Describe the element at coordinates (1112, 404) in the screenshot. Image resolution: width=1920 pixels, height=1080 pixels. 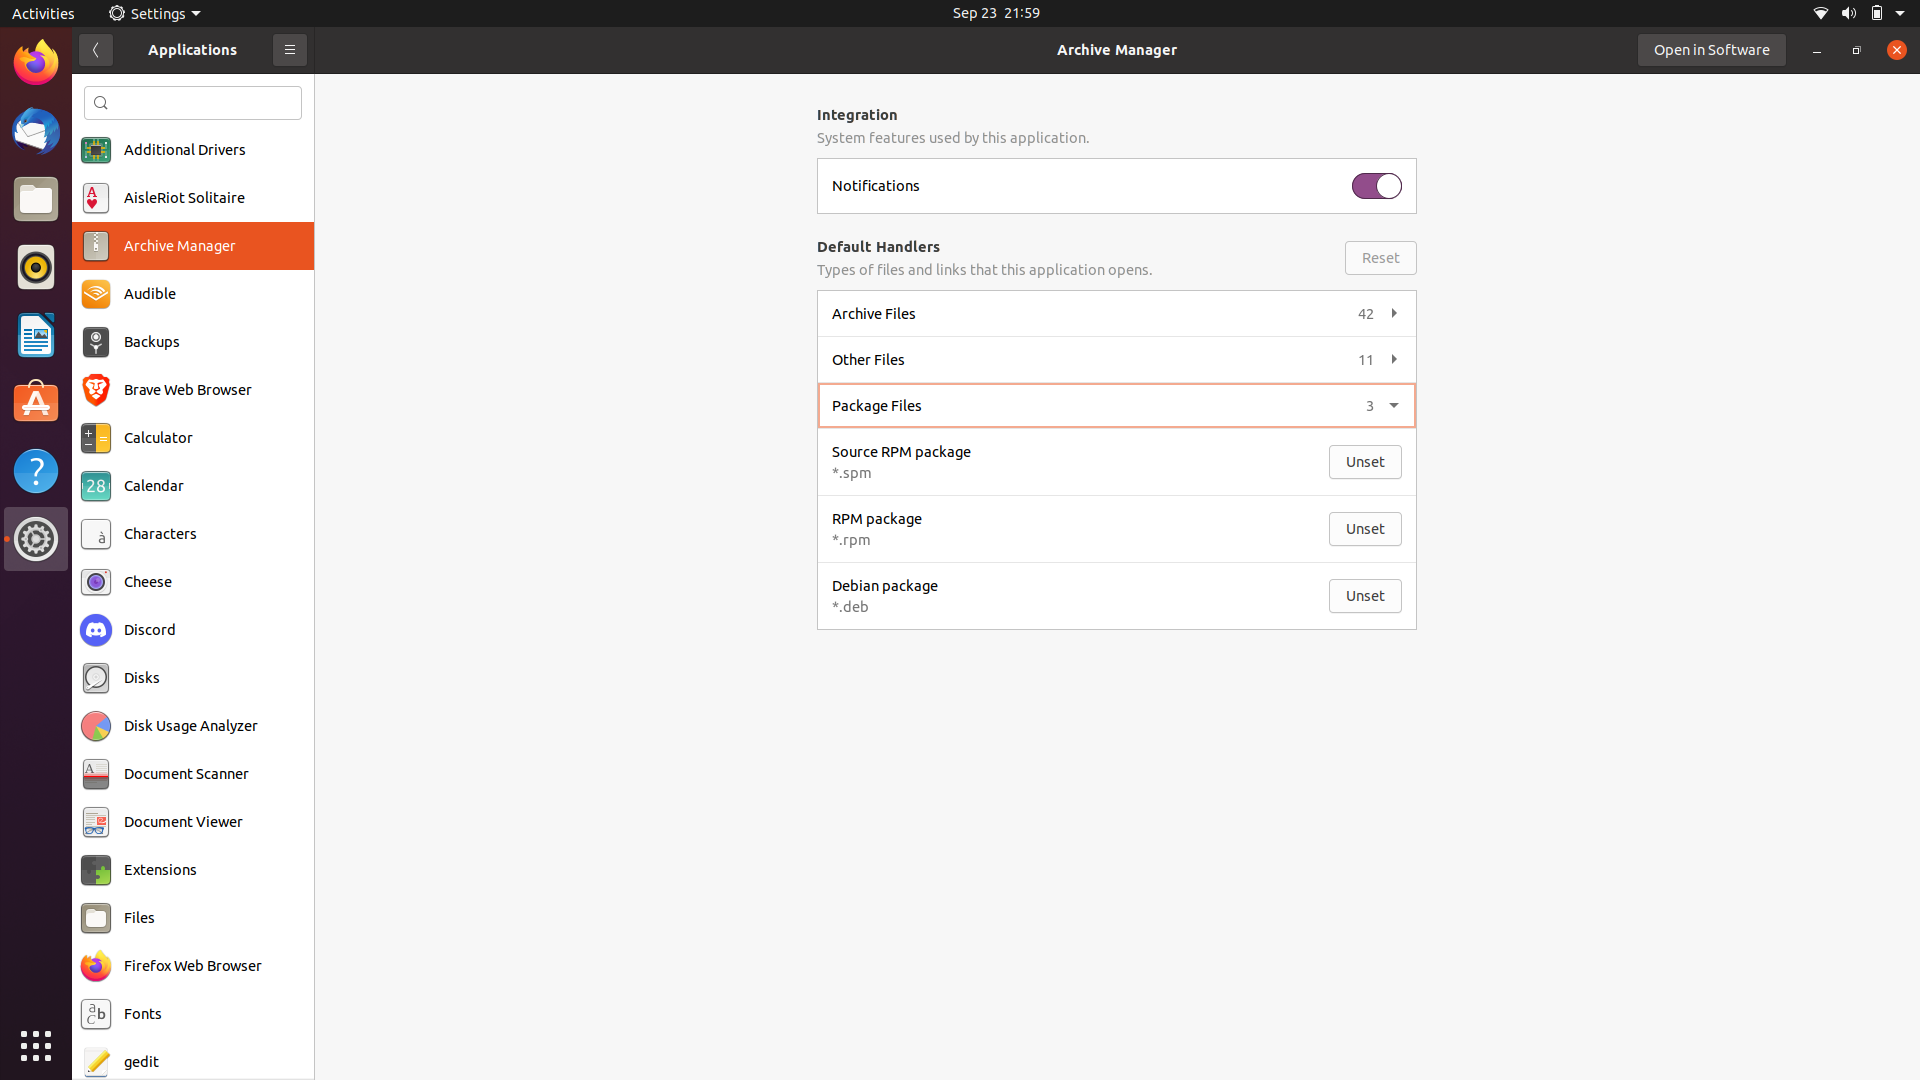
I see `package files` at that location.